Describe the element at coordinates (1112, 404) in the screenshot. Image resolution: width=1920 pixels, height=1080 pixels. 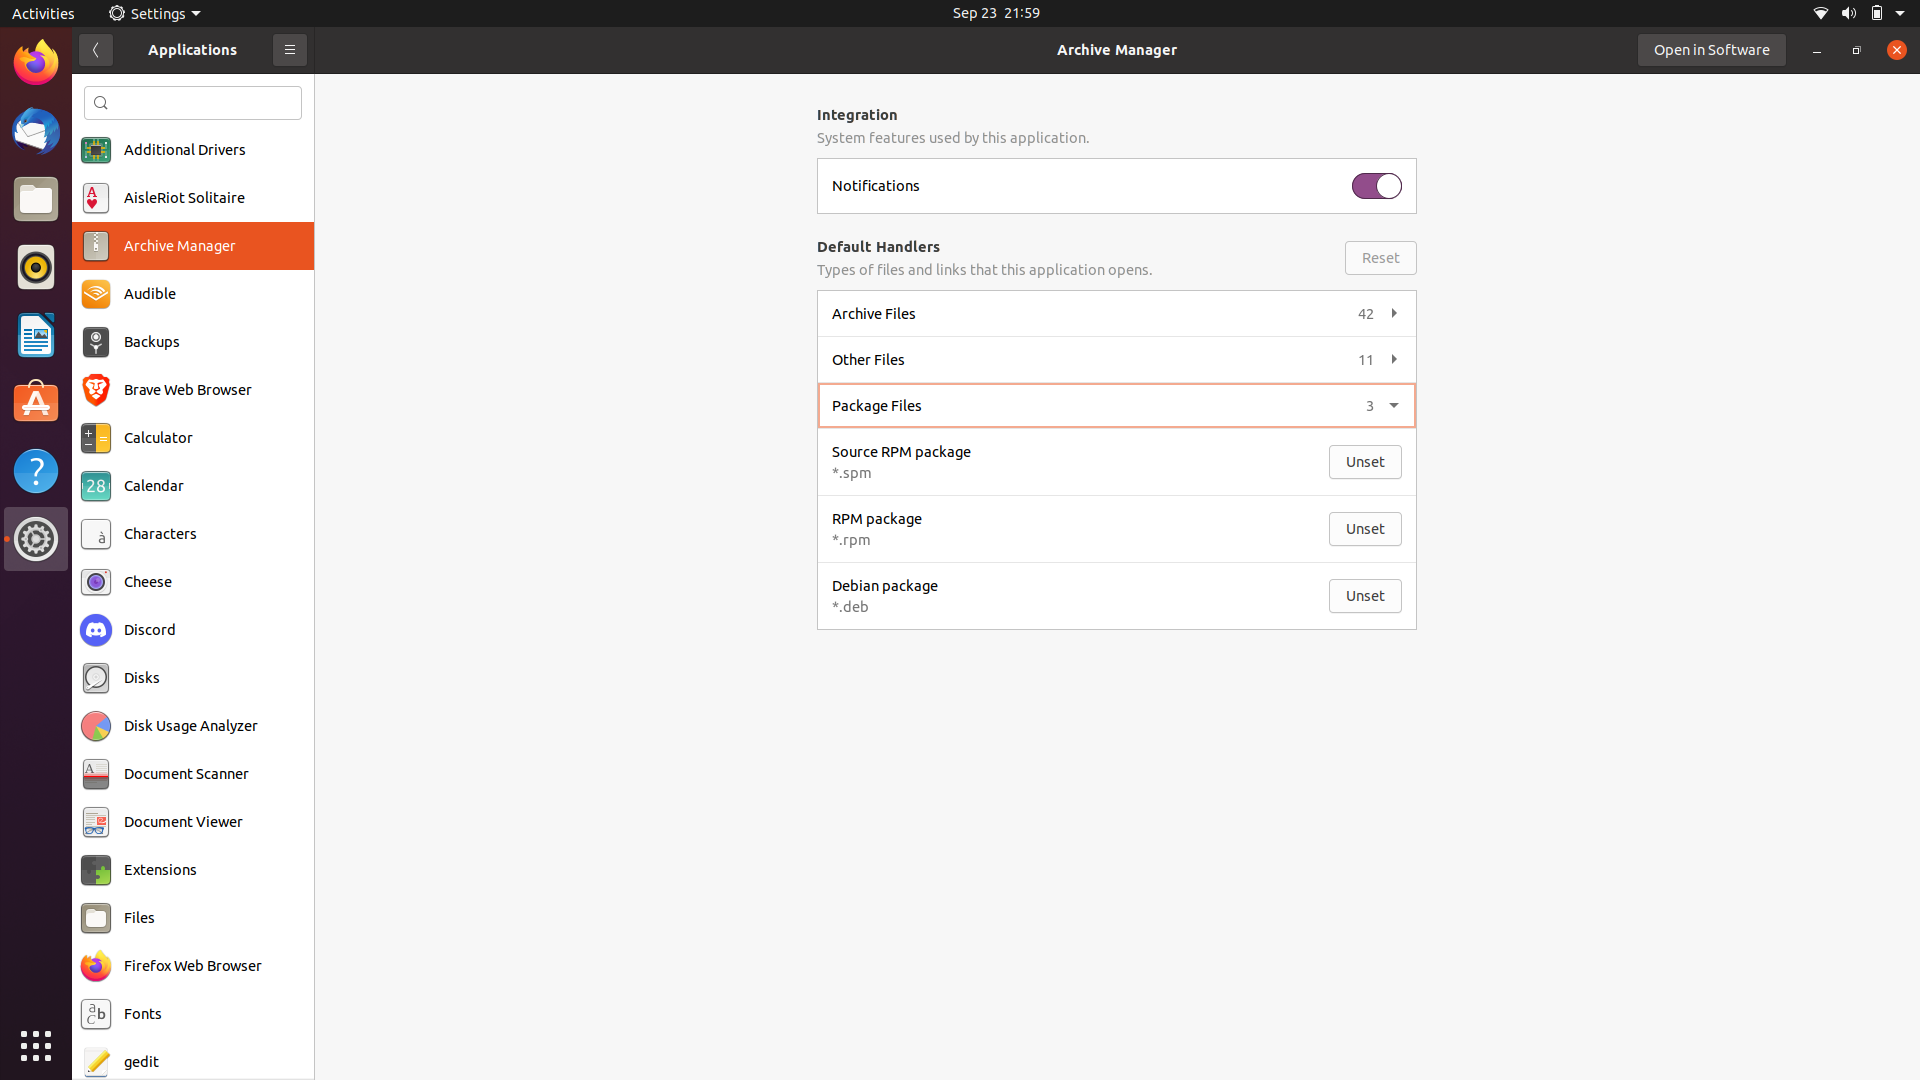
I see `package files` at that location.